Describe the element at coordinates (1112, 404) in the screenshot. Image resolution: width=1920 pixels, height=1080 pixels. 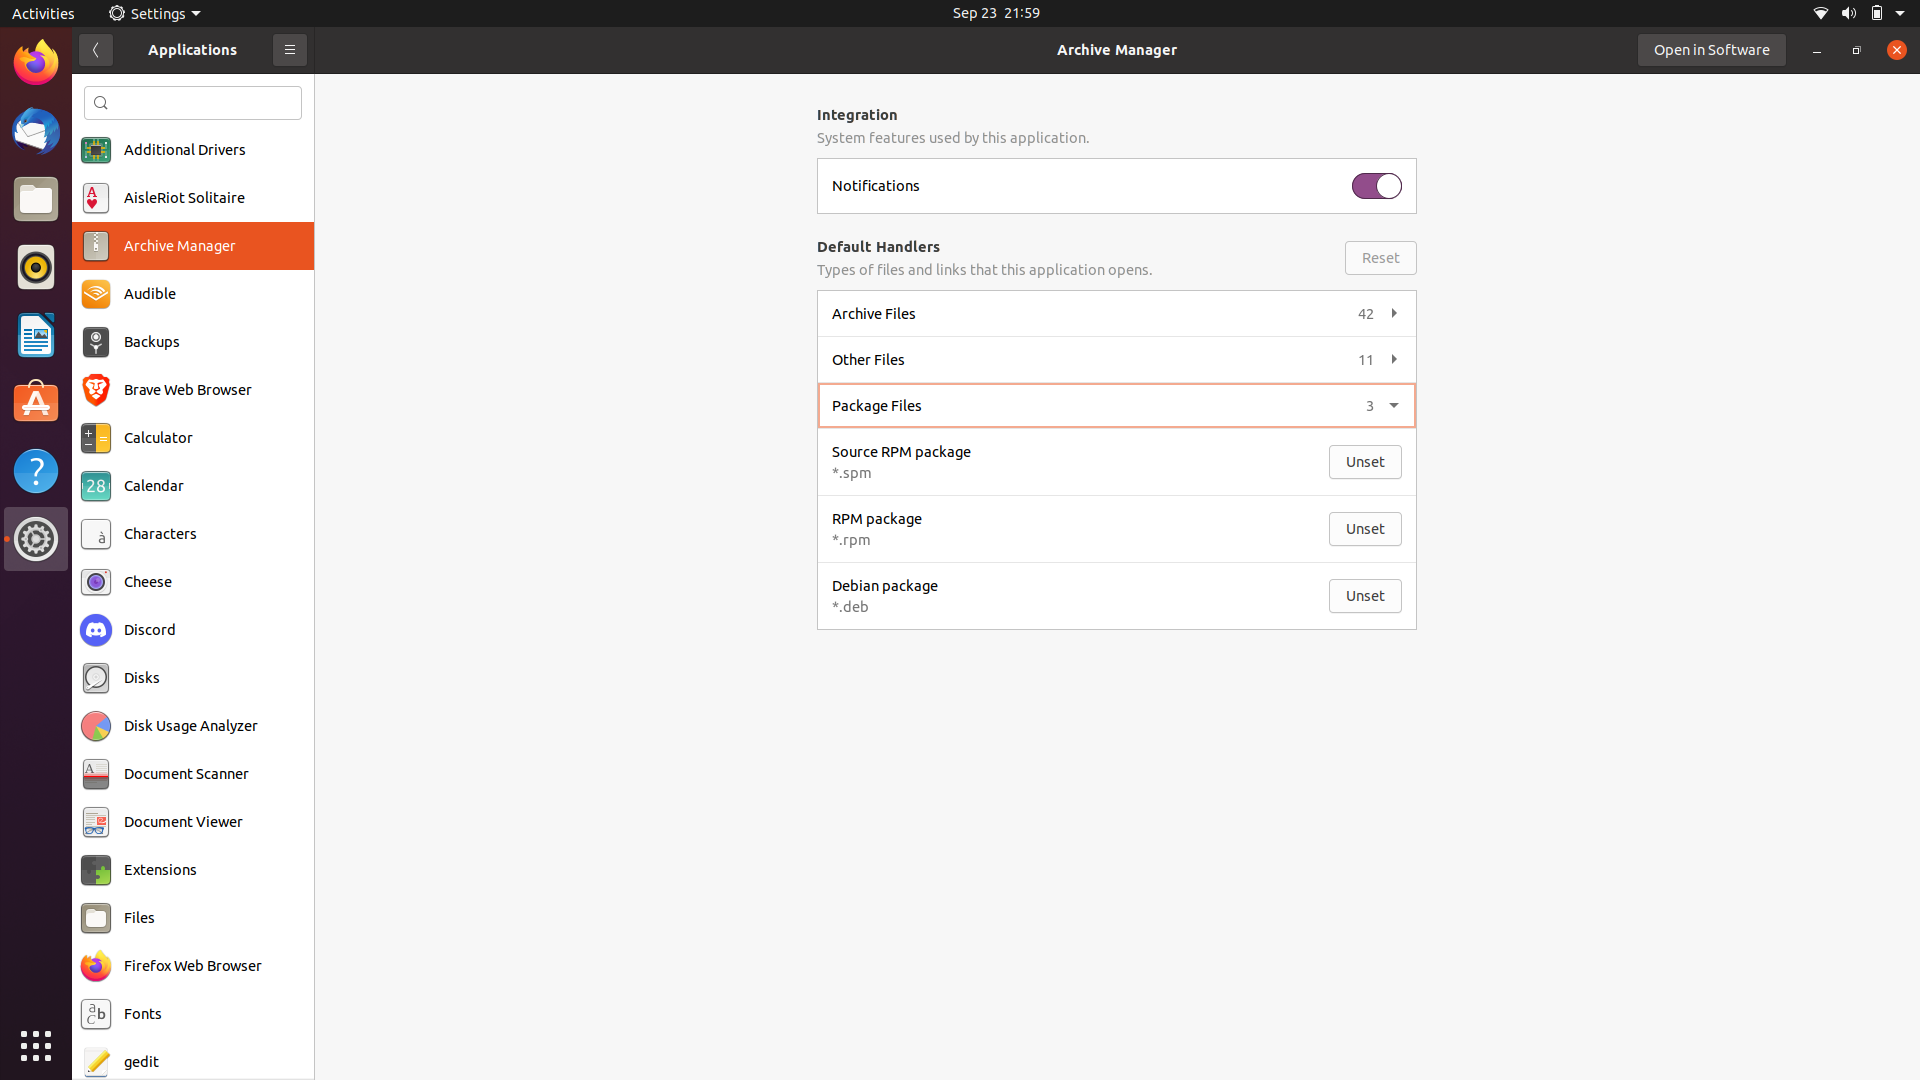
I see `package files` at that location.